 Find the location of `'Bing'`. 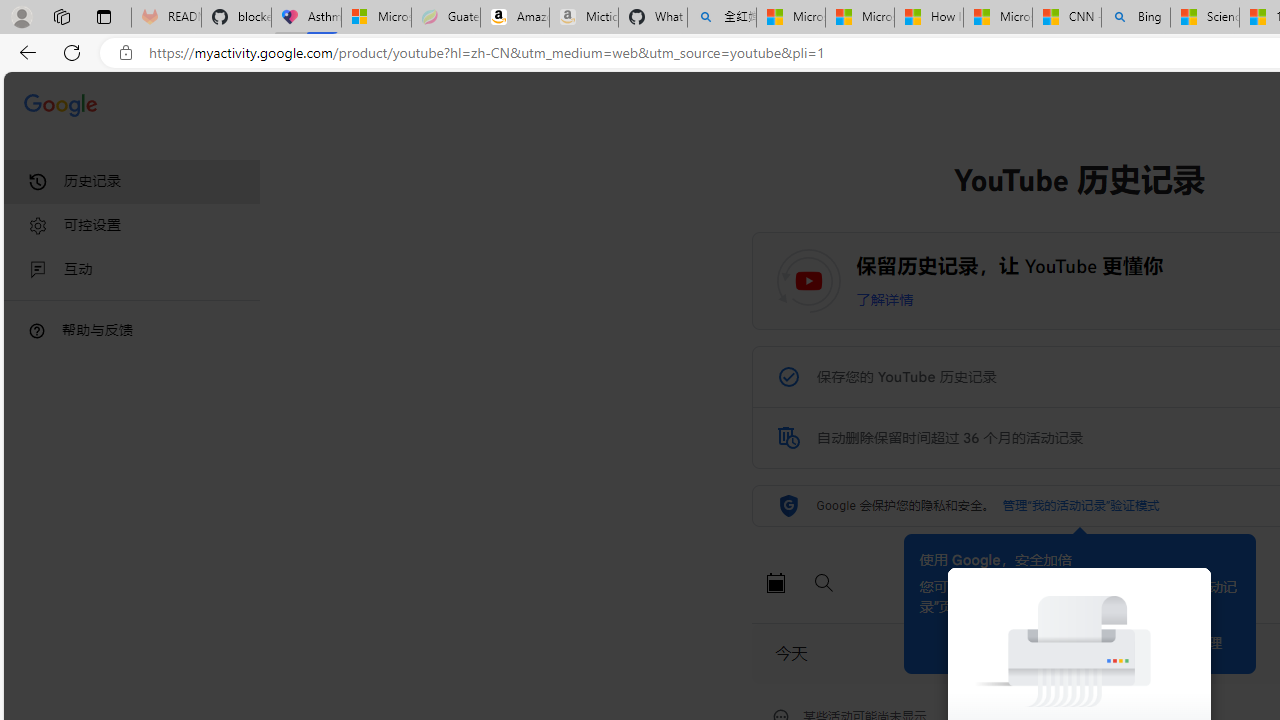

'Bing' is located at coordinates (1136, 17).